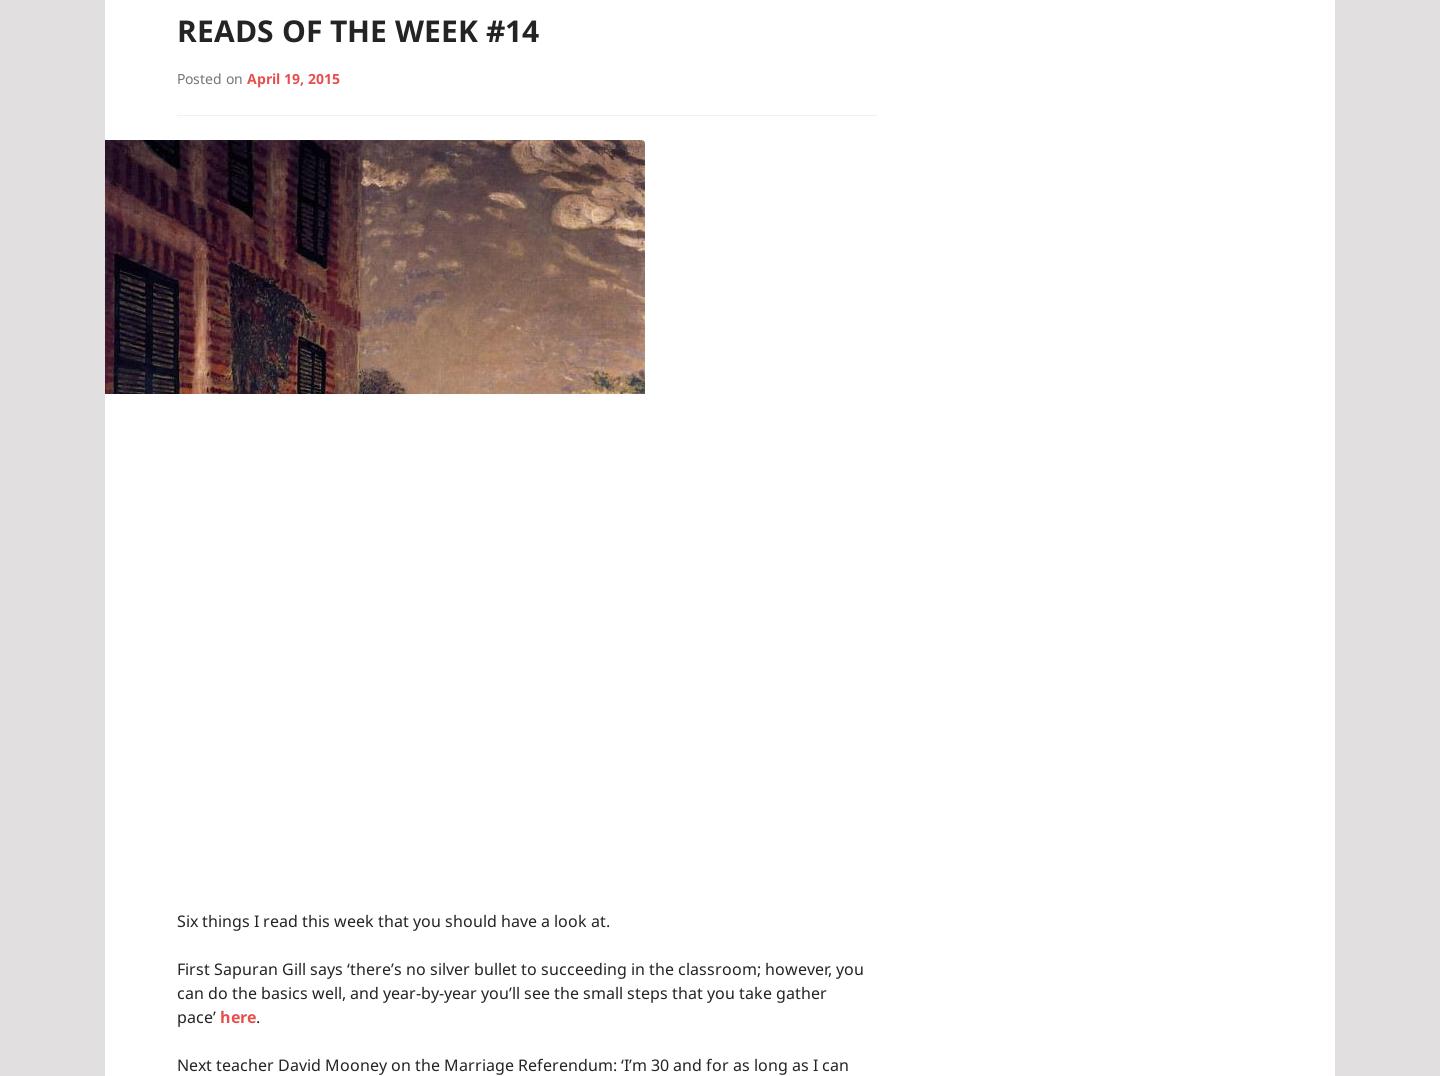  What do you see at coordinates (399, 1063) in the screenshot?
I see `'Next teacher David Mooney on the Marriage Referendum: ‘'` at bounding box center [399, 1063].